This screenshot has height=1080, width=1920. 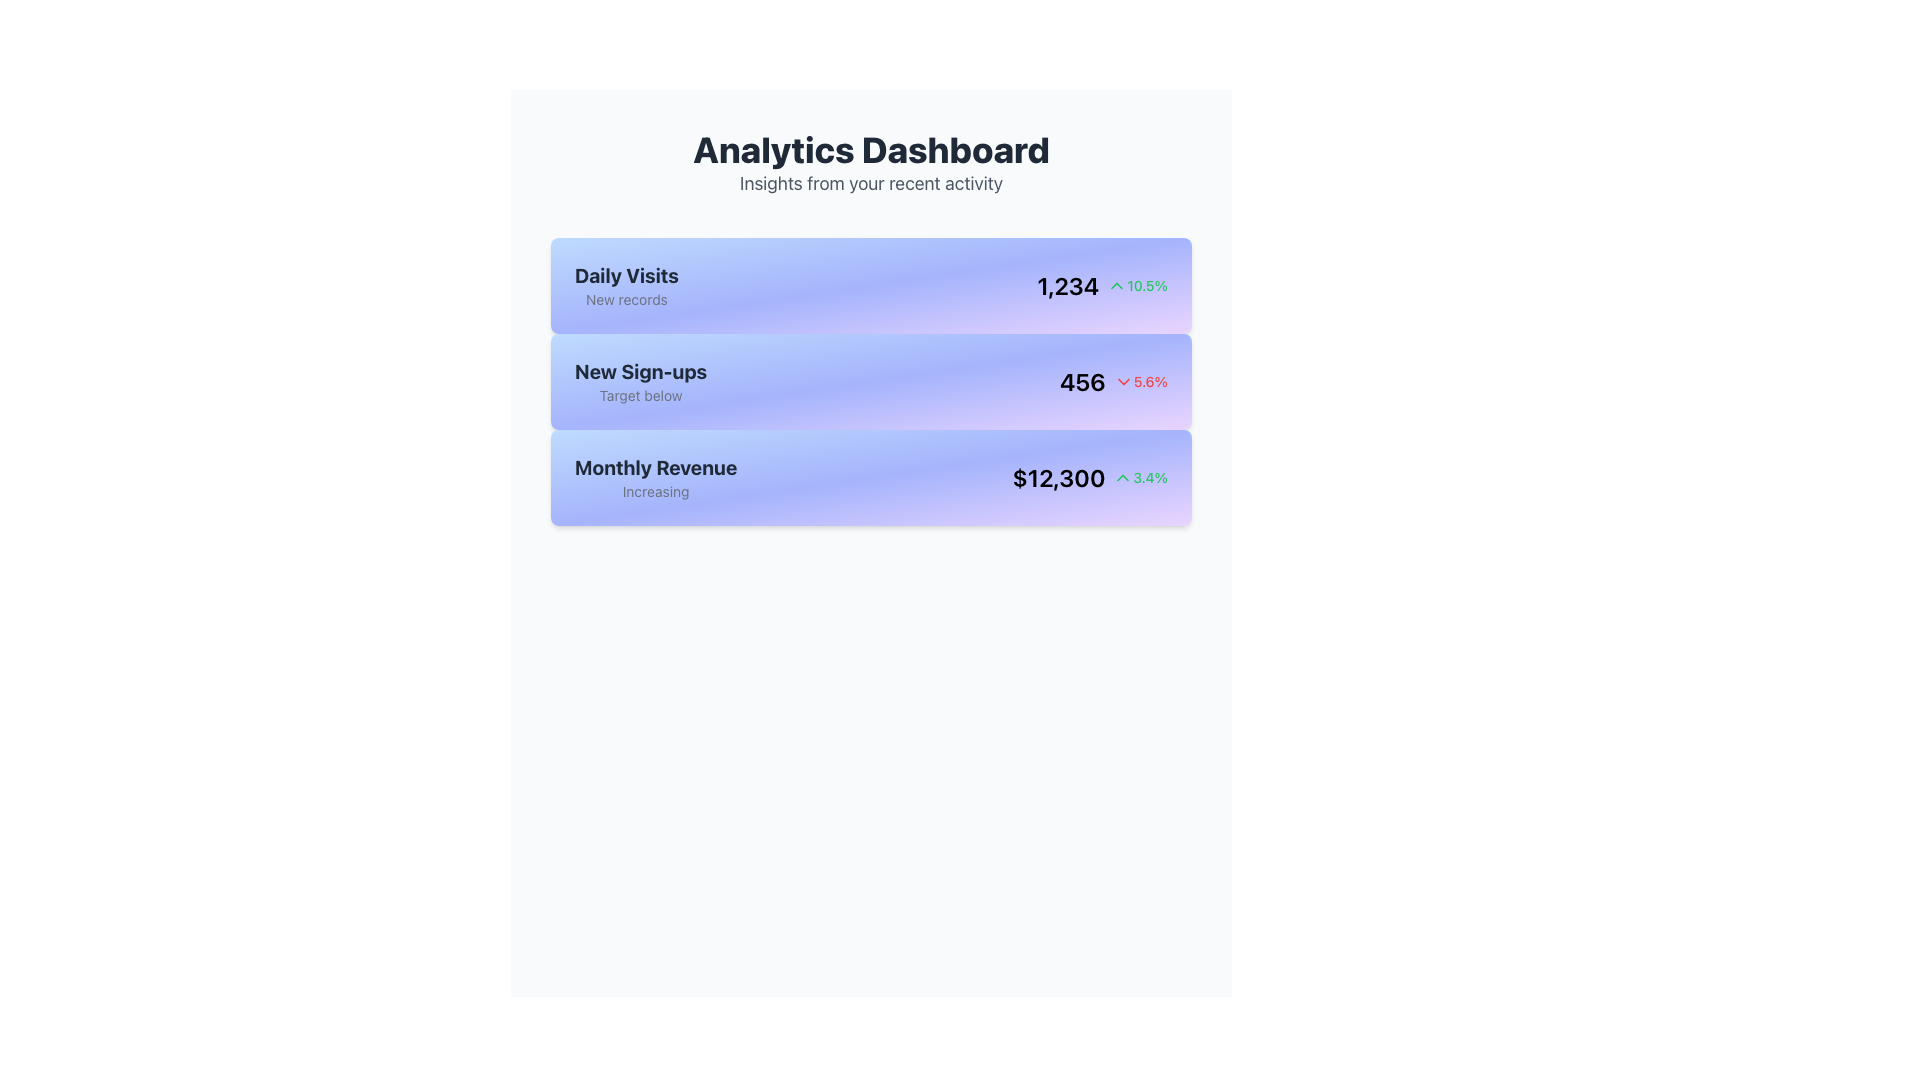 What do you see at coordinates (1140, 381) in the screenshot?
I see `the text element indicating a decrease in the percentage metric for 'New Sign-ups', which is visually represented alongside an arrow symbol and is located to the right of the numeric value '456'` at bounding box center [1140, 381].